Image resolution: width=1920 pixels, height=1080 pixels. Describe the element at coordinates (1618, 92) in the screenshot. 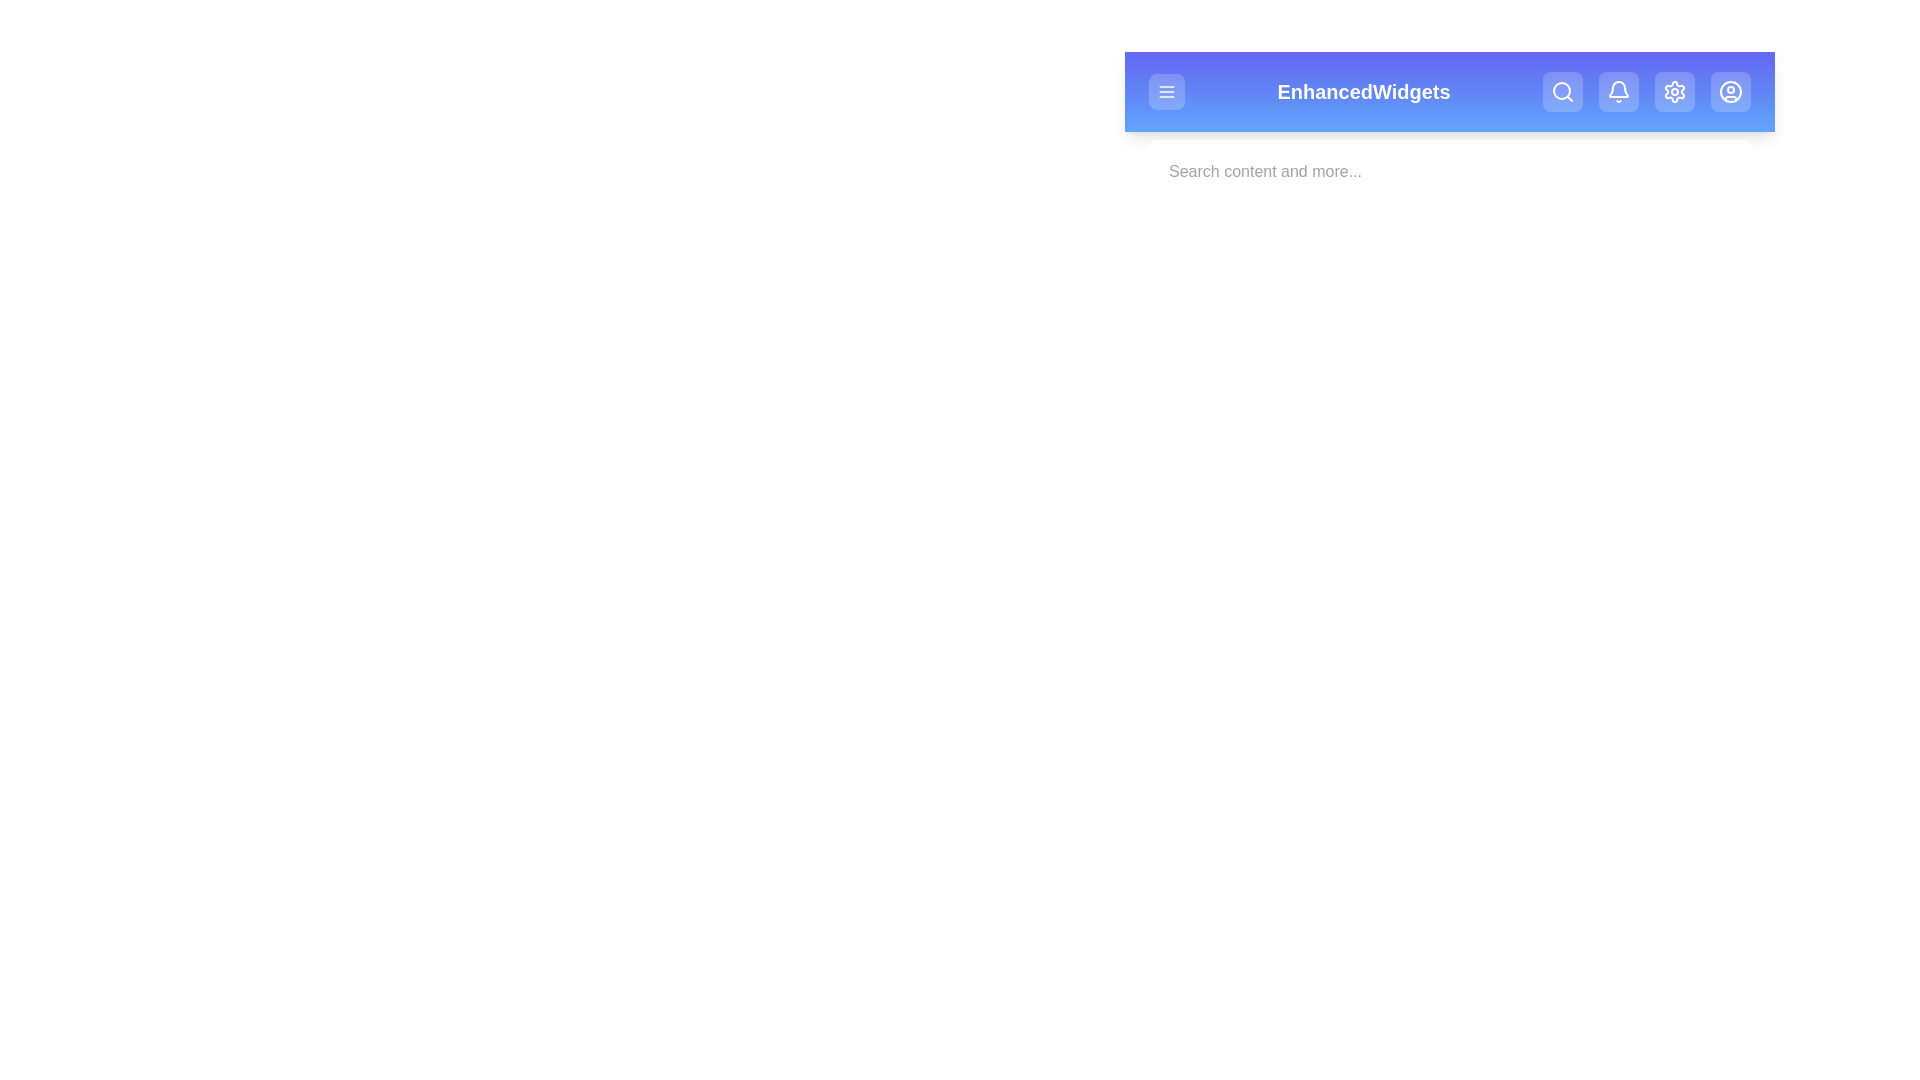

I see `the Notifications button` at that location.